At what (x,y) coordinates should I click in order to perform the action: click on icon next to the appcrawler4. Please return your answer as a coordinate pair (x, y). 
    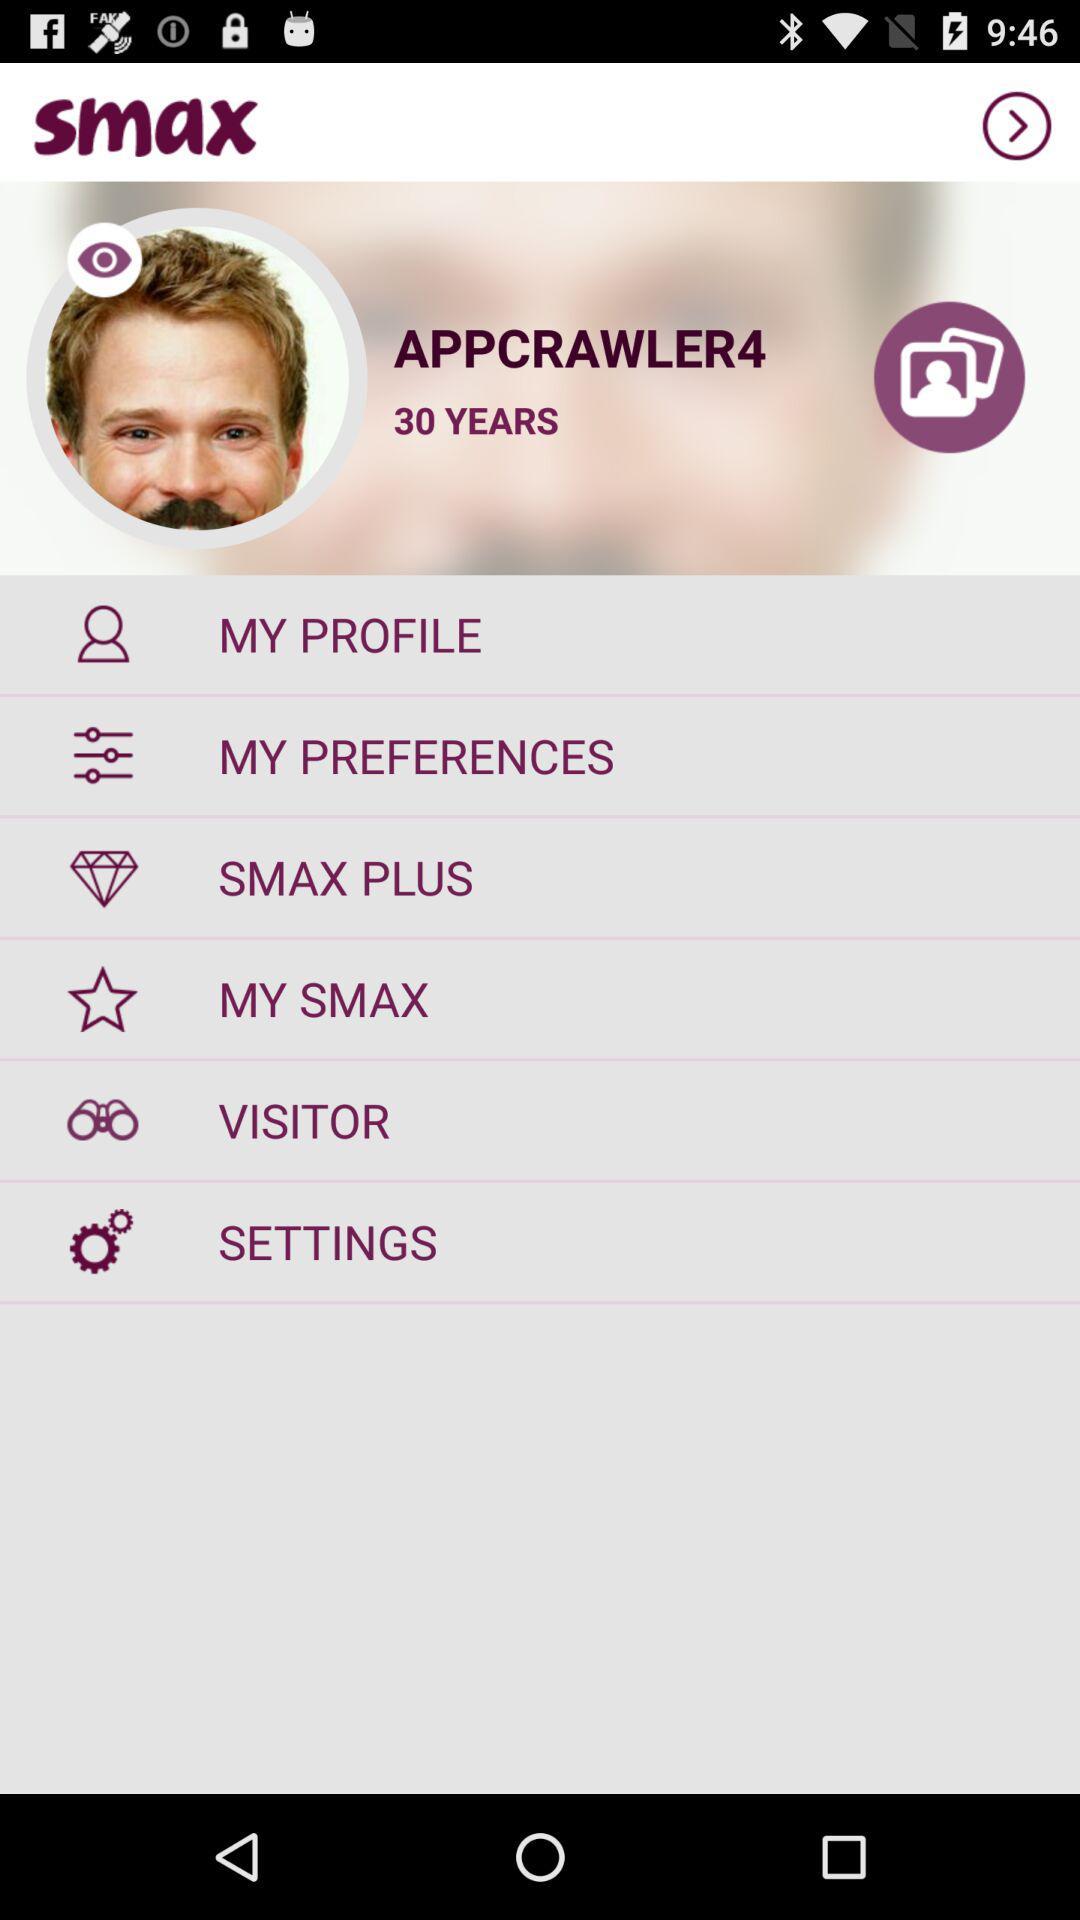
    Looking at the image, I should click on (948, 378).